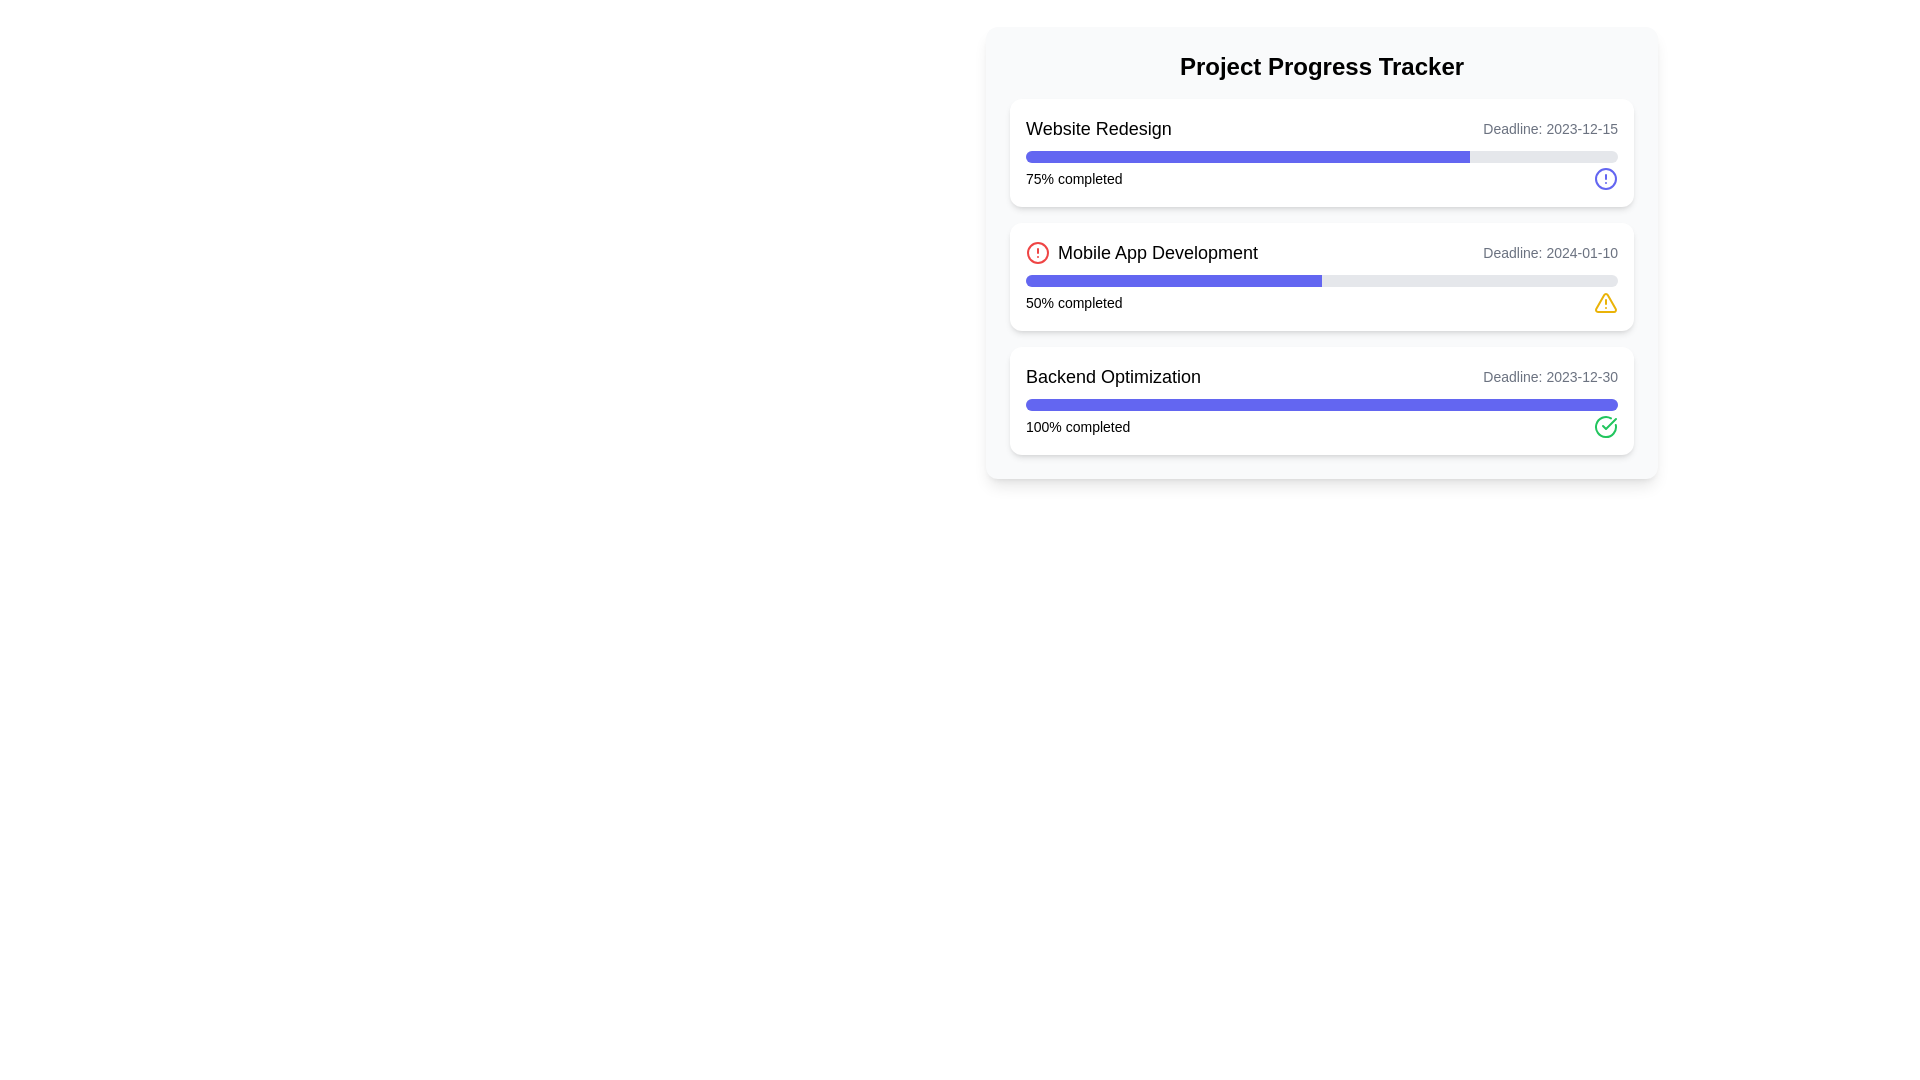 This screenshot has width=1920, height=1080. I want to click on the static text label displaying '100% completed' in black font, located in the 'Backend Optimization' section of the 'Project Progress Tracker', just below the progress bar, so click(1077, 426).